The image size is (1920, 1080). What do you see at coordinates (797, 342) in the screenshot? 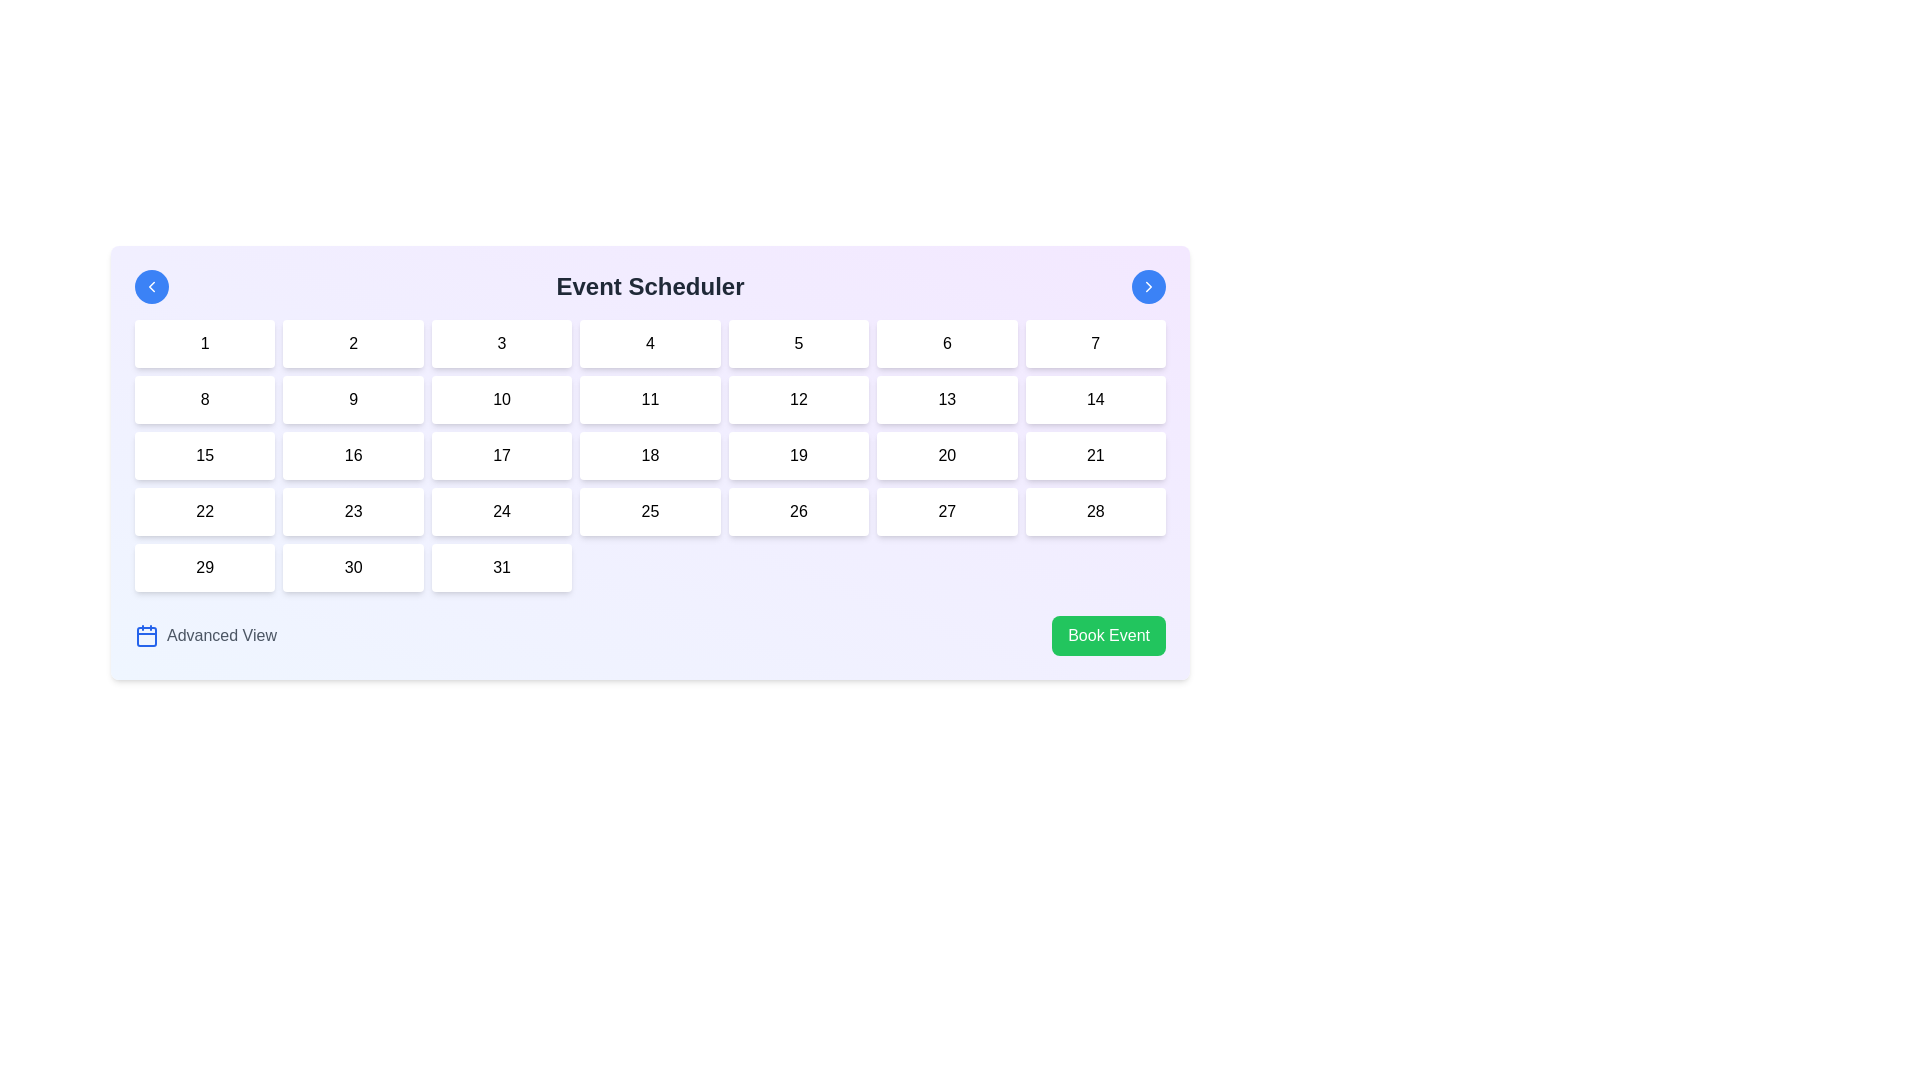
I see `the button labeled '5', which is a white rectangular box with rounded edges` at bounding box center [797, 342].